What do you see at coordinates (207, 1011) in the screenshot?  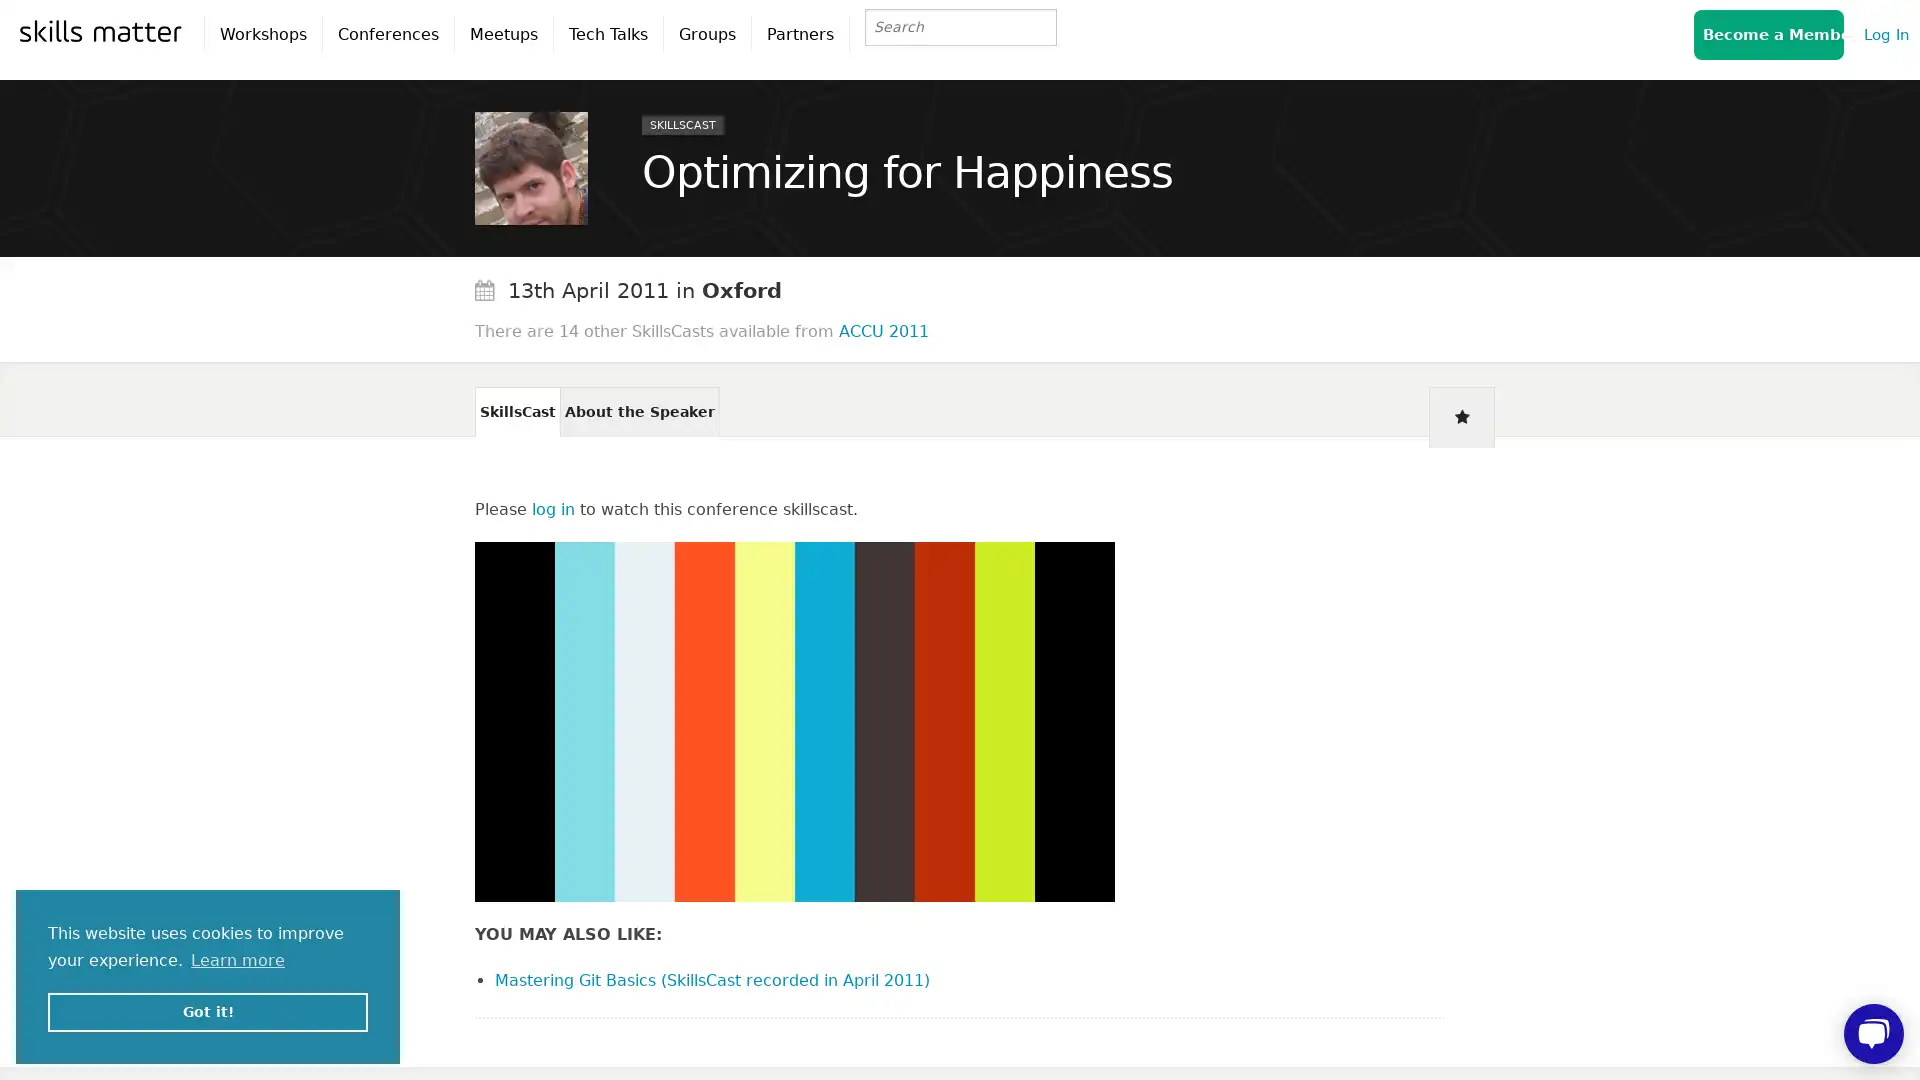 I see `dismiss cookie message` at bounding box center [207, 1011].